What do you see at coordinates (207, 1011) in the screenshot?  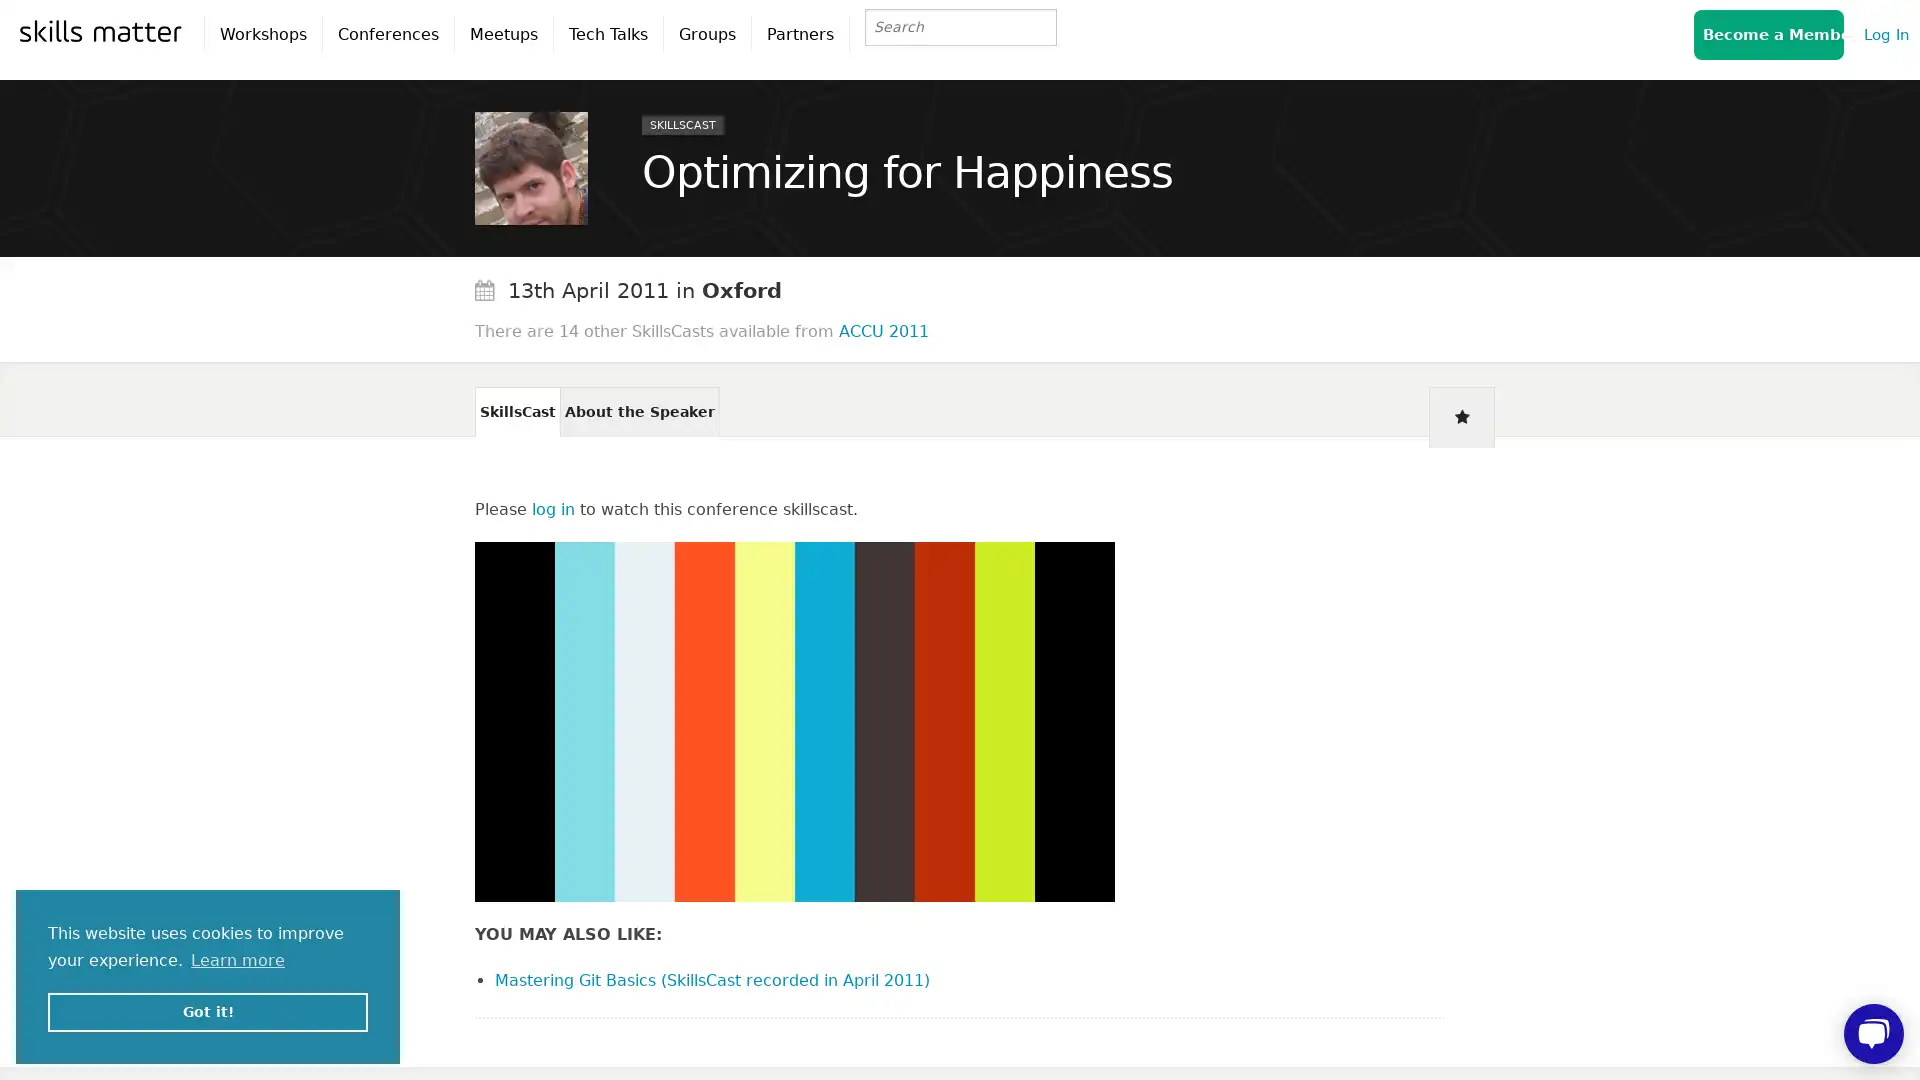 I see `dismiss cookie message` at bounding box center [207, 1011].